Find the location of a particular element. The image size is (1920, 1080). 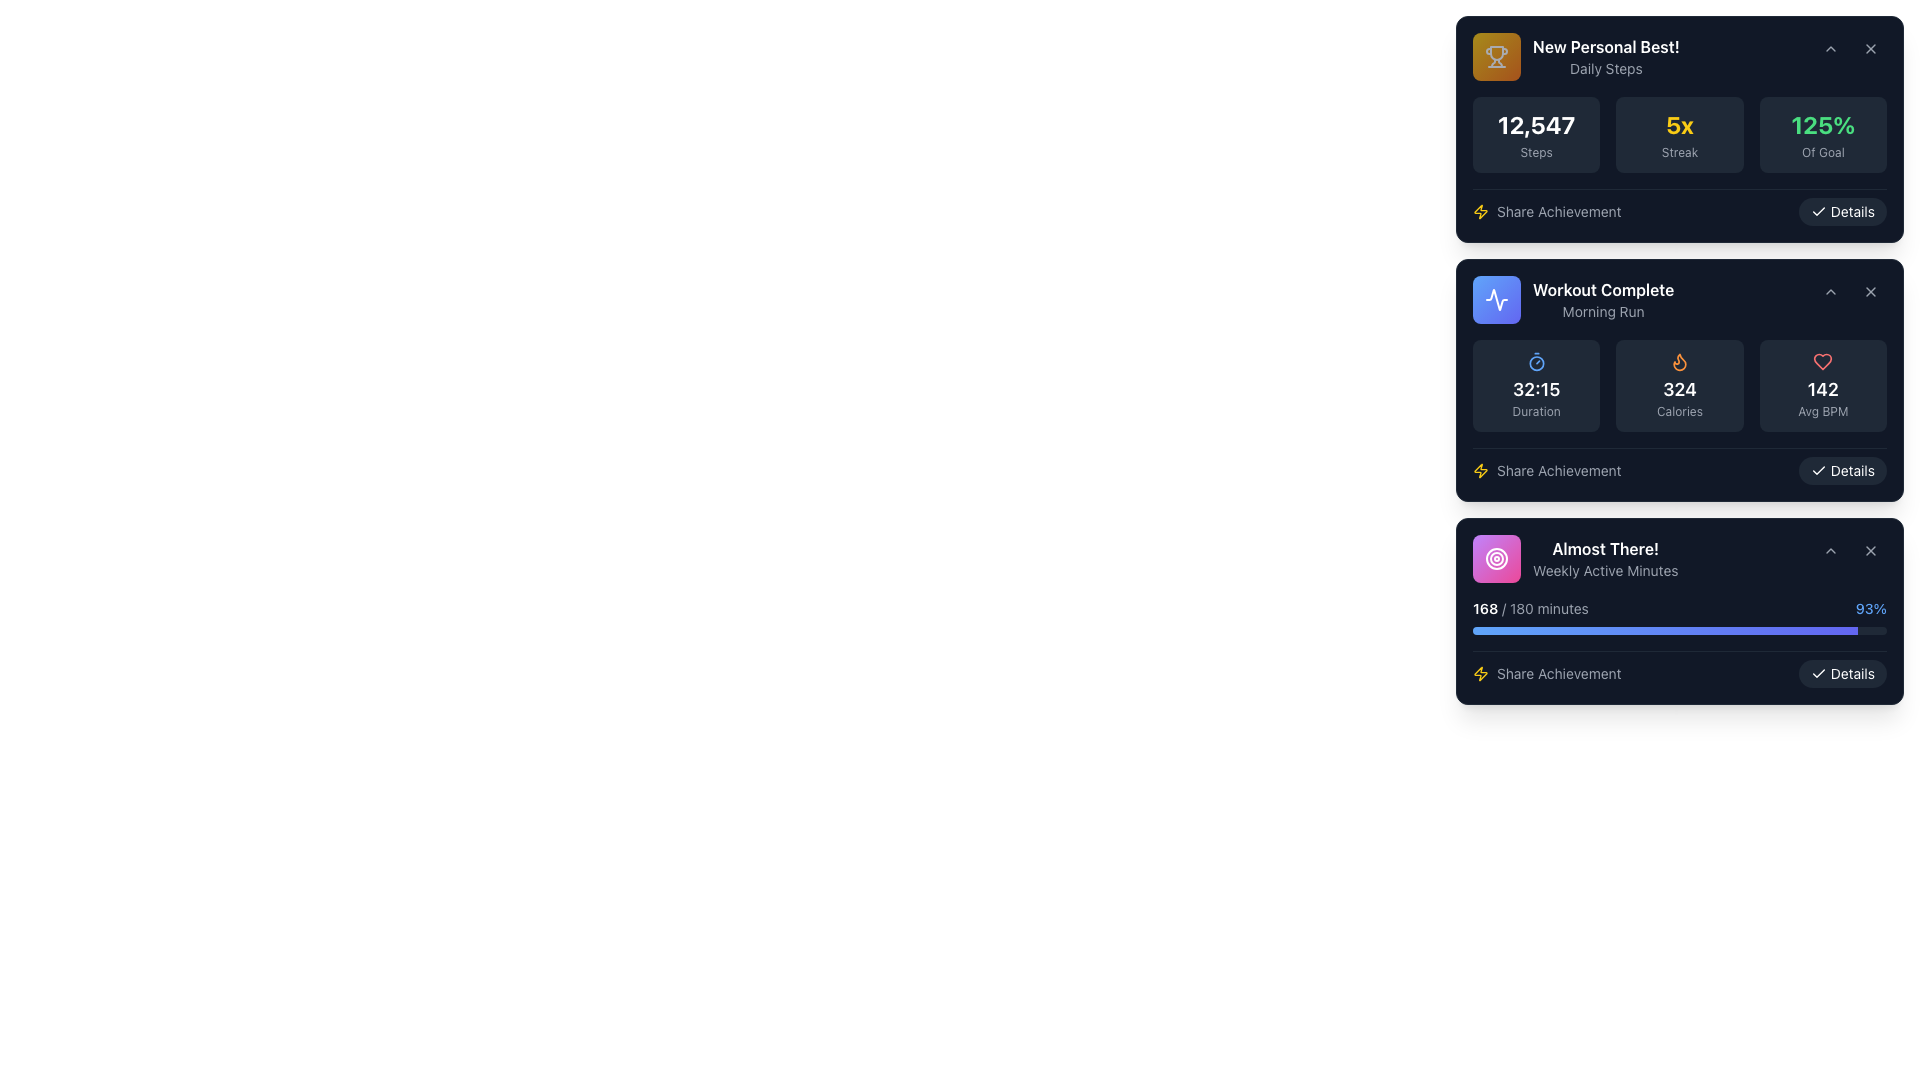

the informational card displaying '12,547' steps, located in the top-left corner of the grid layout is located at coordinates (1535, 135).